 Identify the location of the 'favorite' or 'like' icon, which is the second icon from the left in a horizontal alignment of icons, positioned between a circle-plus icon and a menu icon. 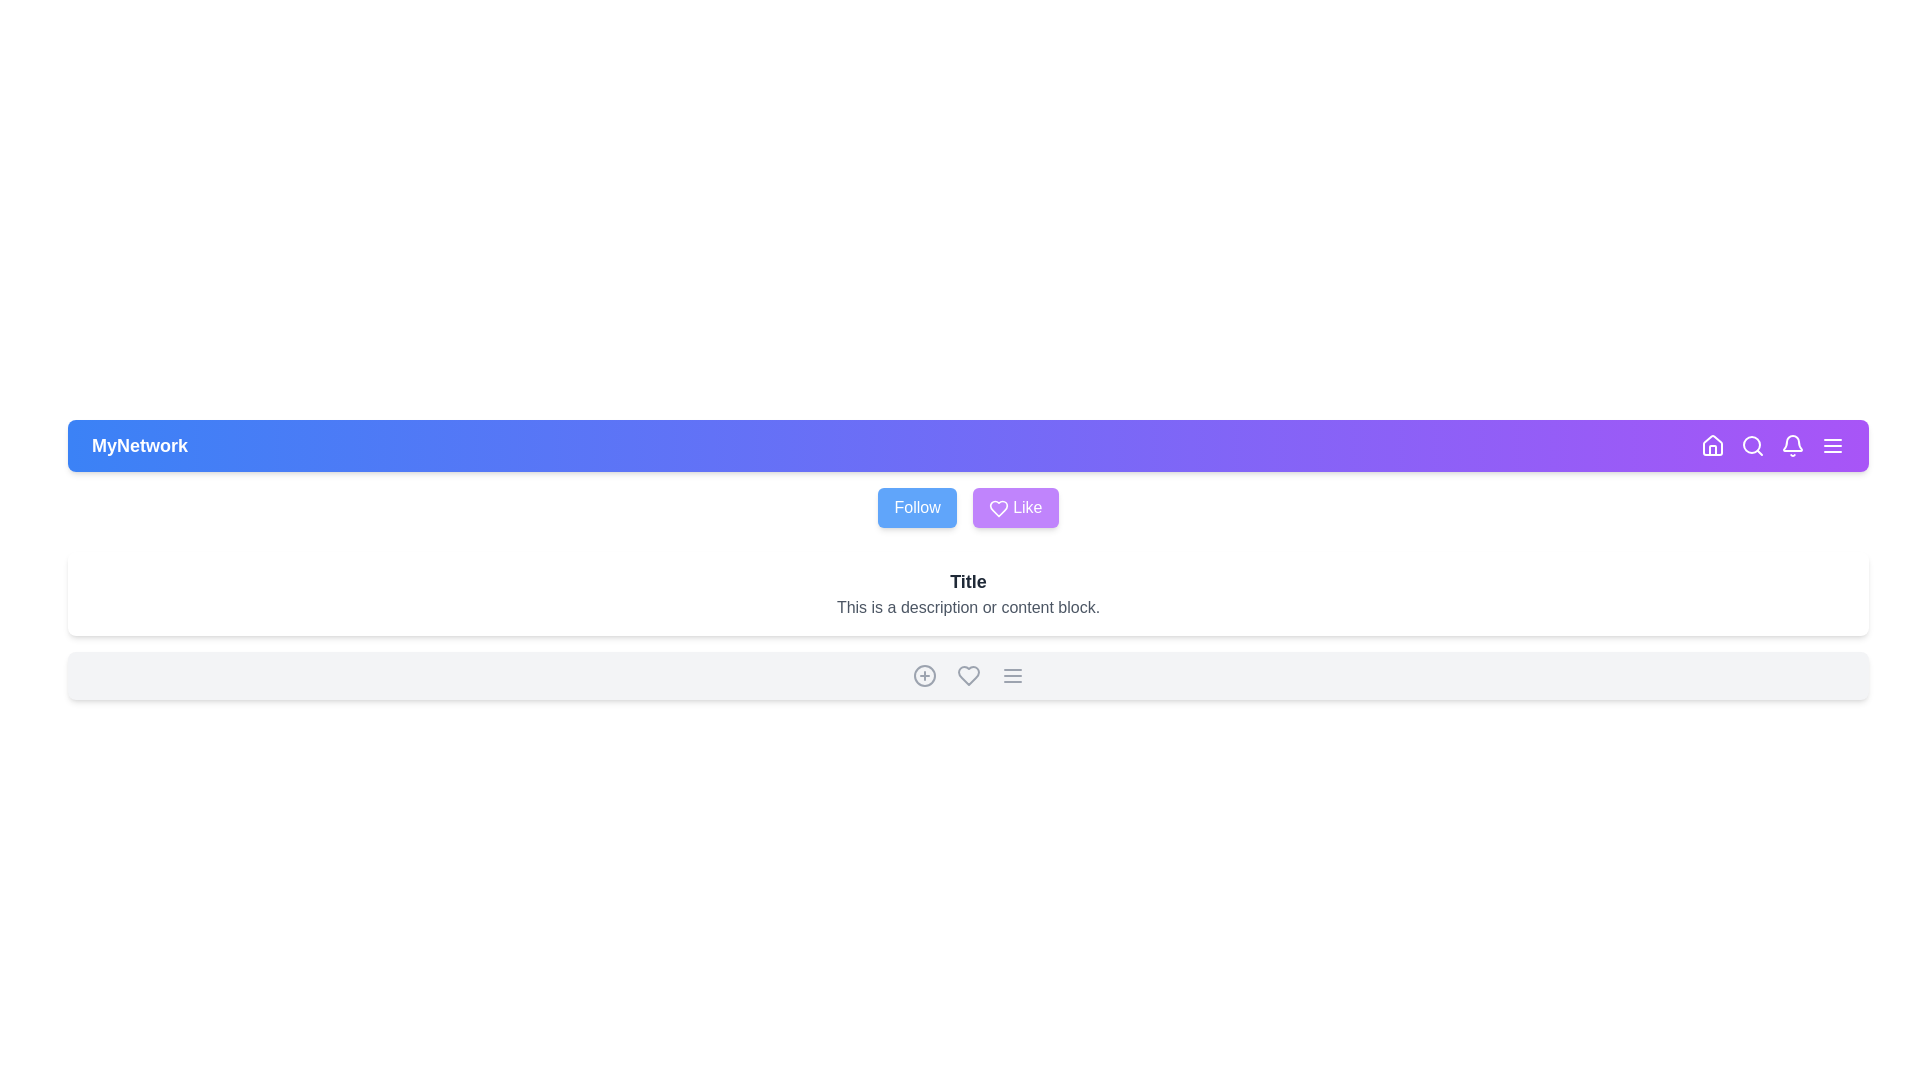
(968, 675).